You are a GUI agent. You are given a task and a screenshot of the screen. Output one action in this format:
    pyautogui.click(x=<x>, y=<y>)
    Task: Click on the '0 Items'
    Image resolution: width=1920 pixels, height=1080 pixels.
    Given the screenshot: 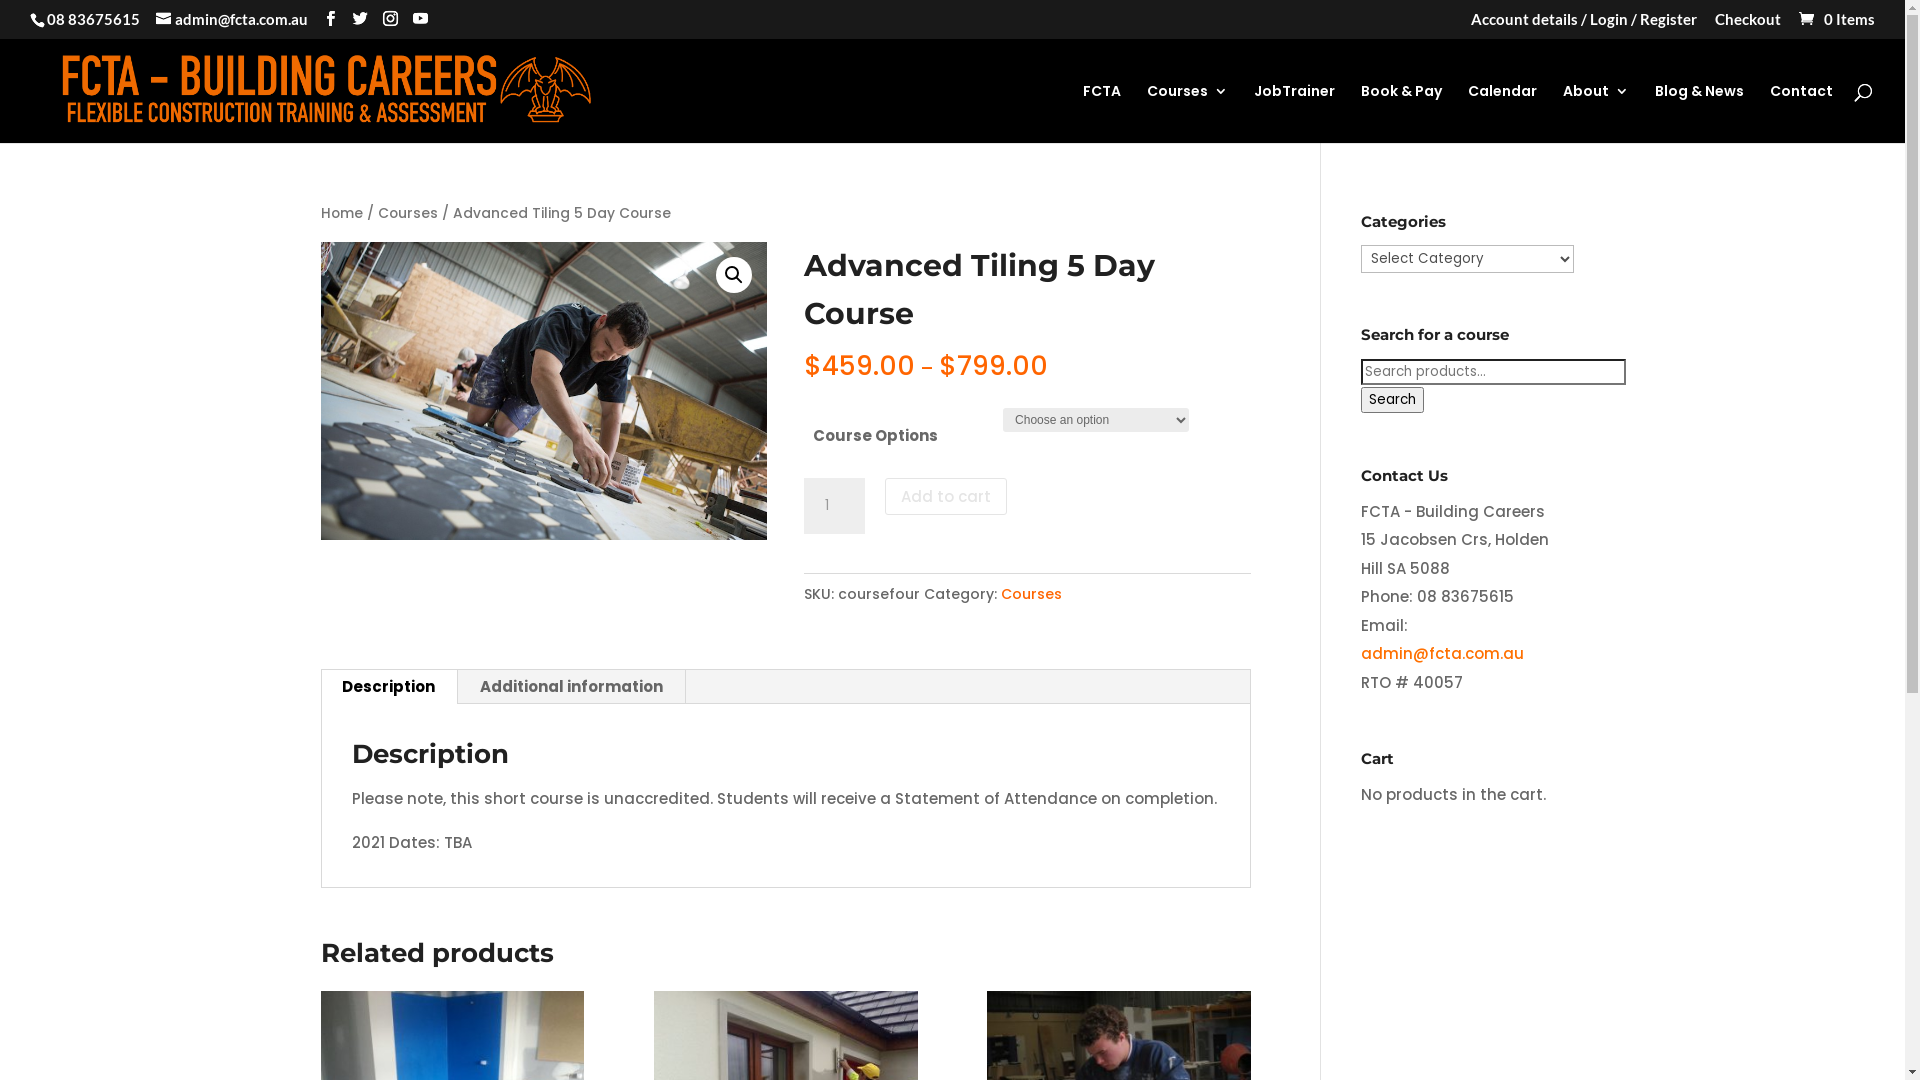 What is the action you would take?
    pyautogui.click(x=1835, y=19)
    